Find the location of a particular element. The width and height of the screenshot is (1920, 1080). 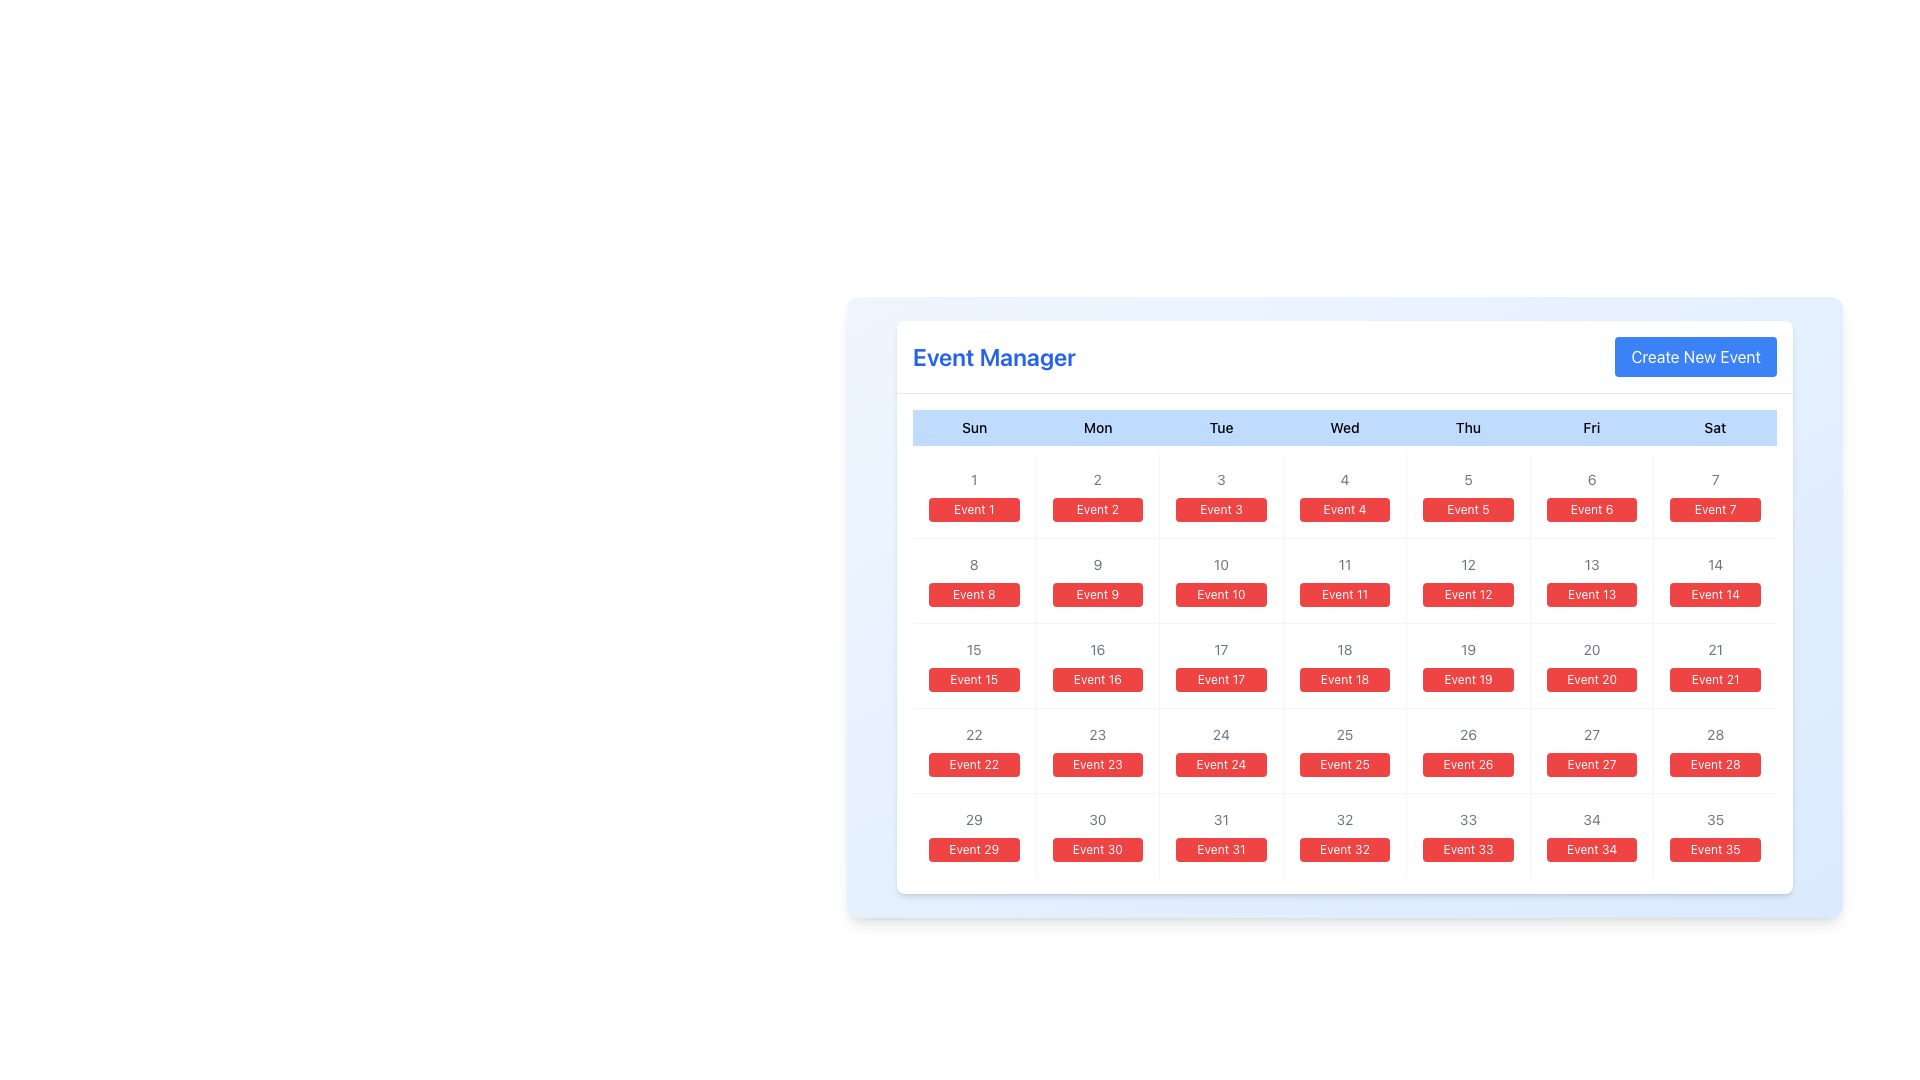

the small rectangular button with rounded edges, red background, and white text 'Event 17' located in the fifth row and third column of the calendar grid is located at coordinates (1220, 678).